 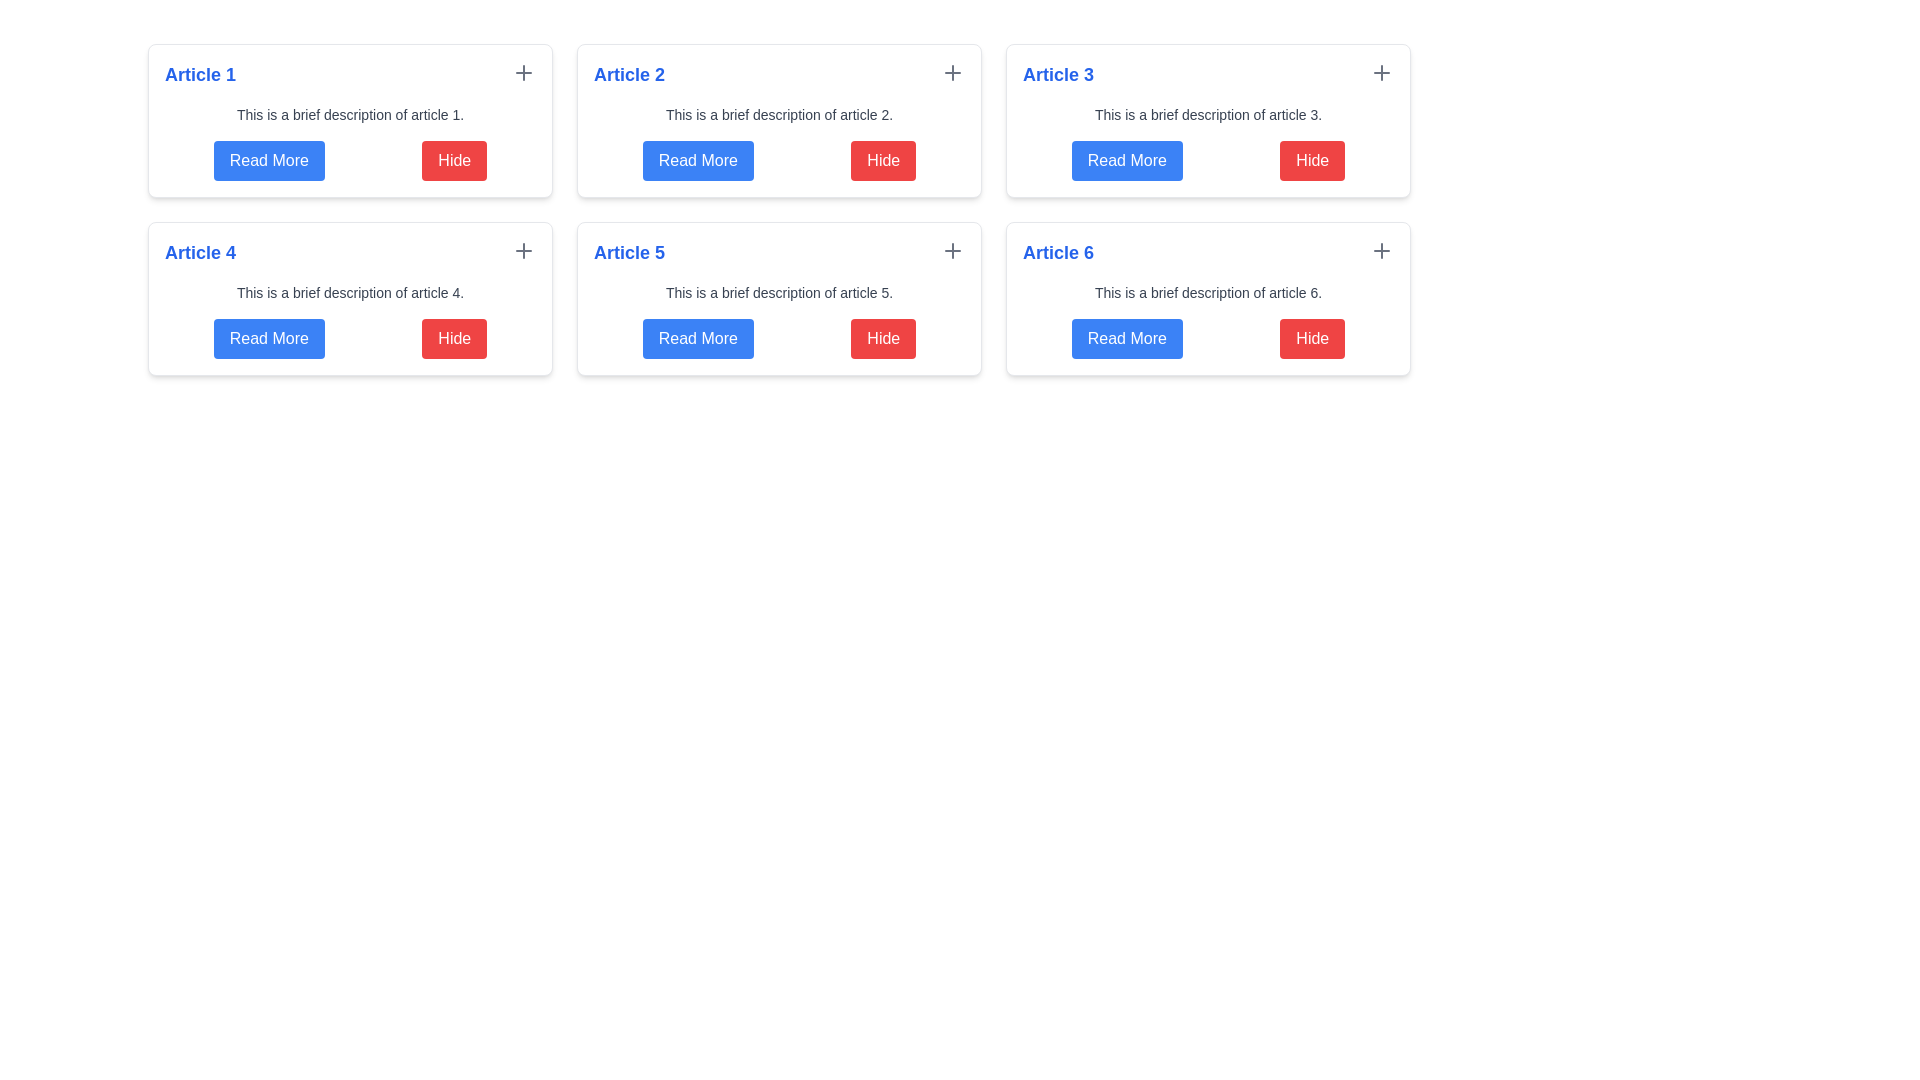 I want to click on the button that reveals more content related to 'Article 2', located in the top row, second card from the left, so click(x=698, y=160).